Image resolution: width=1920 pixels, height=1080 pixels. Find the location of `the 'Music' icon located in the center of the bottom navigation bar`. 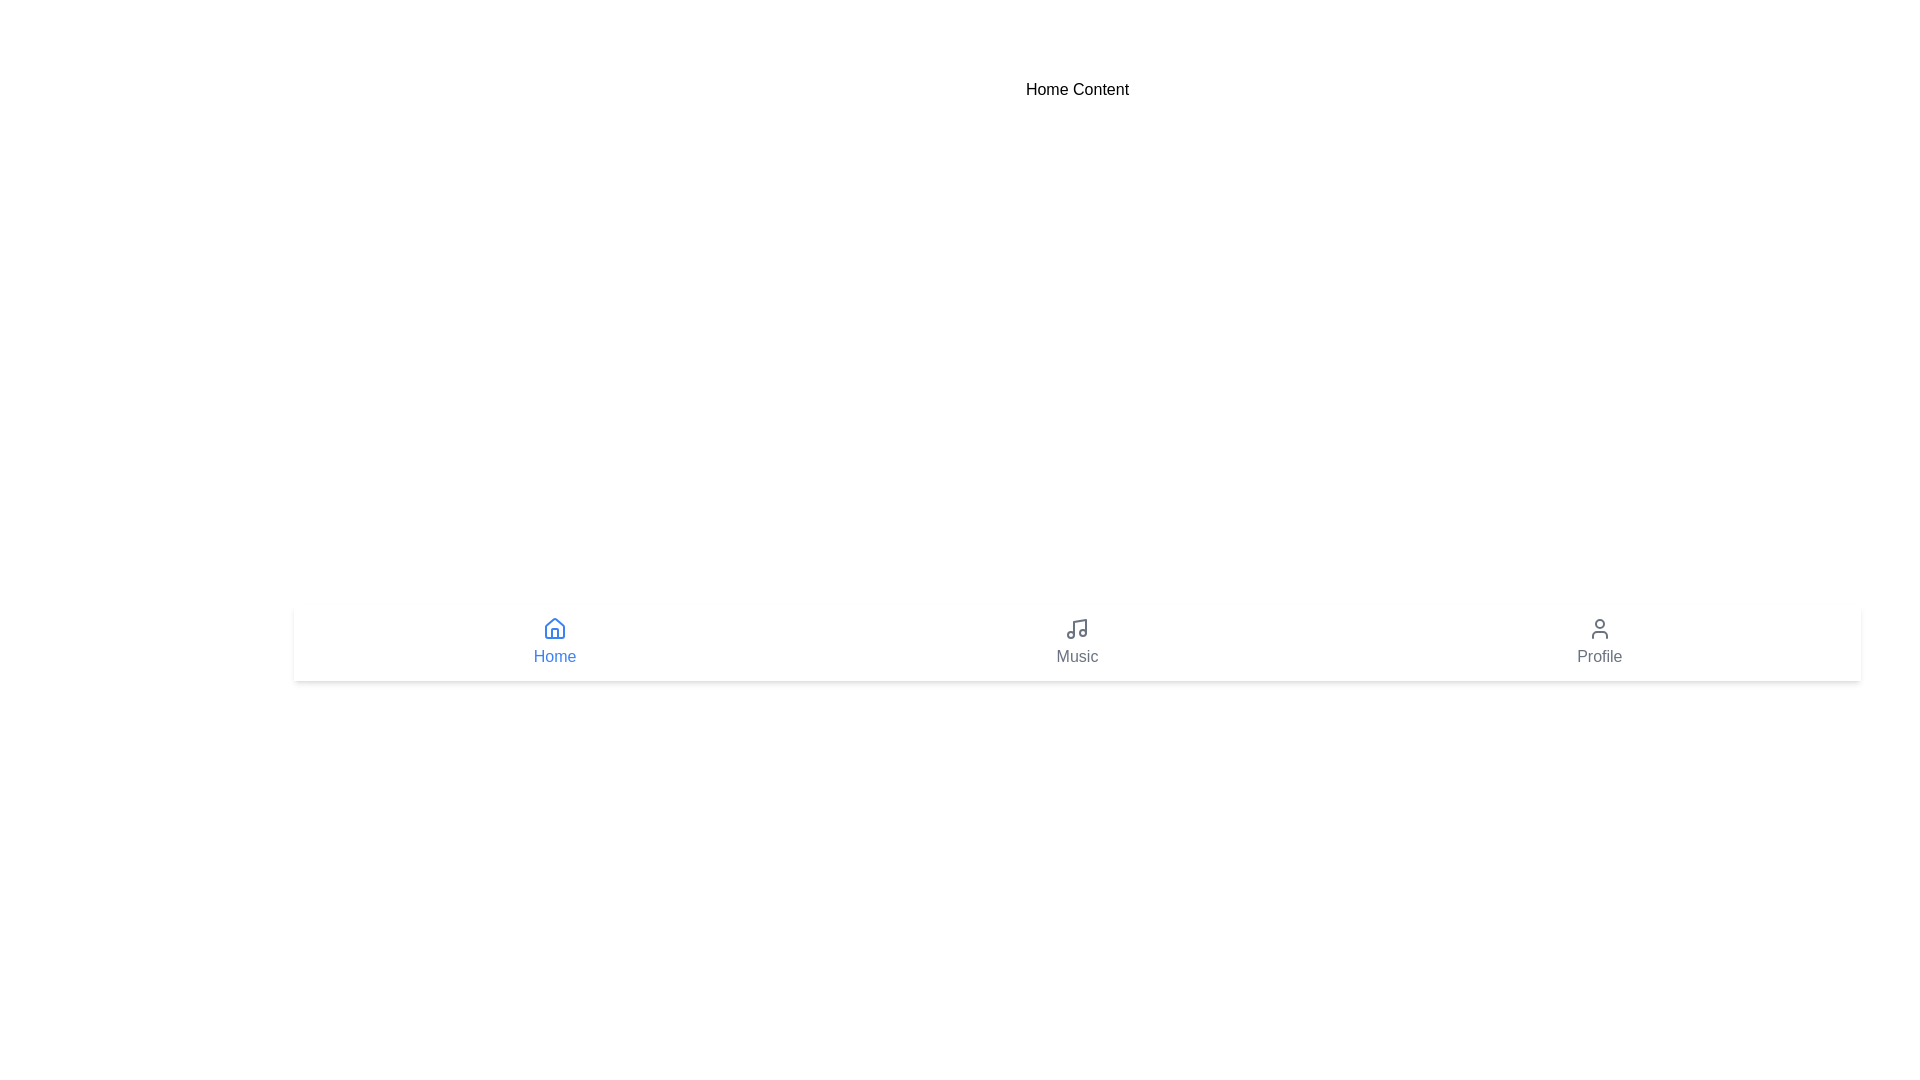

the 'Music' icon located in the center of the bottom navigation bar is located at coordinates (1076, 627).